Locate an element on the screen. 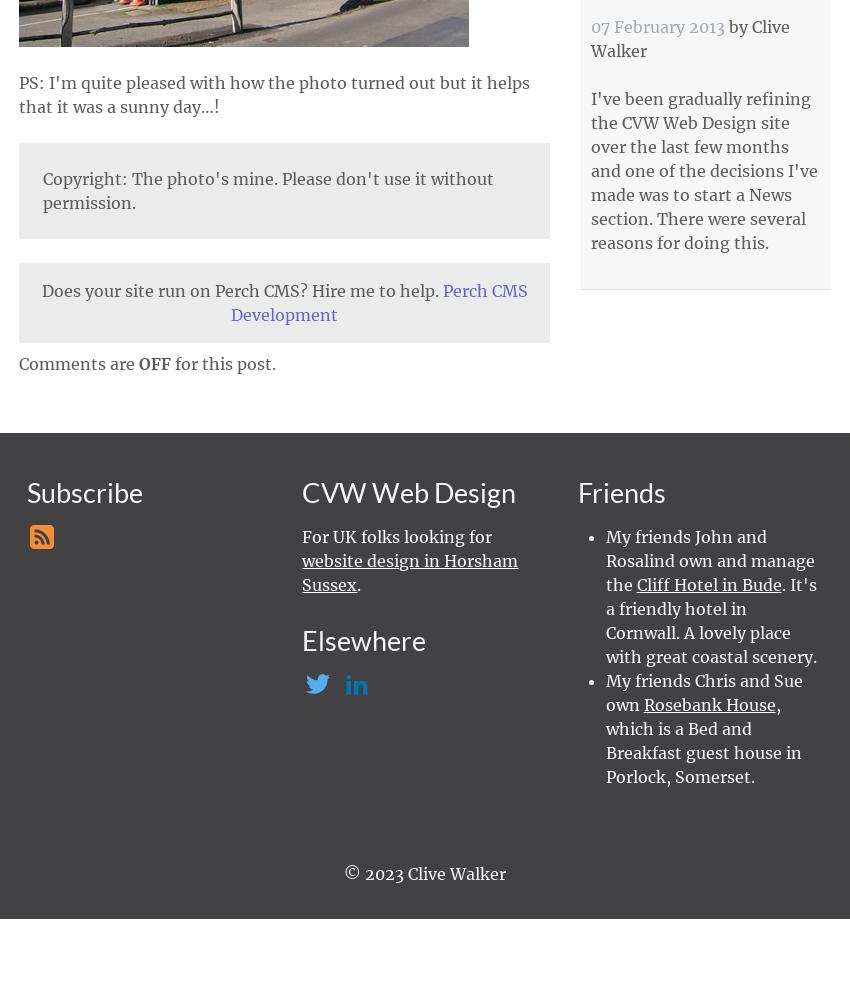 The height and width of the screenshot is (1000, 850). 'Clive Walker' is located at coordinates (591, 38).